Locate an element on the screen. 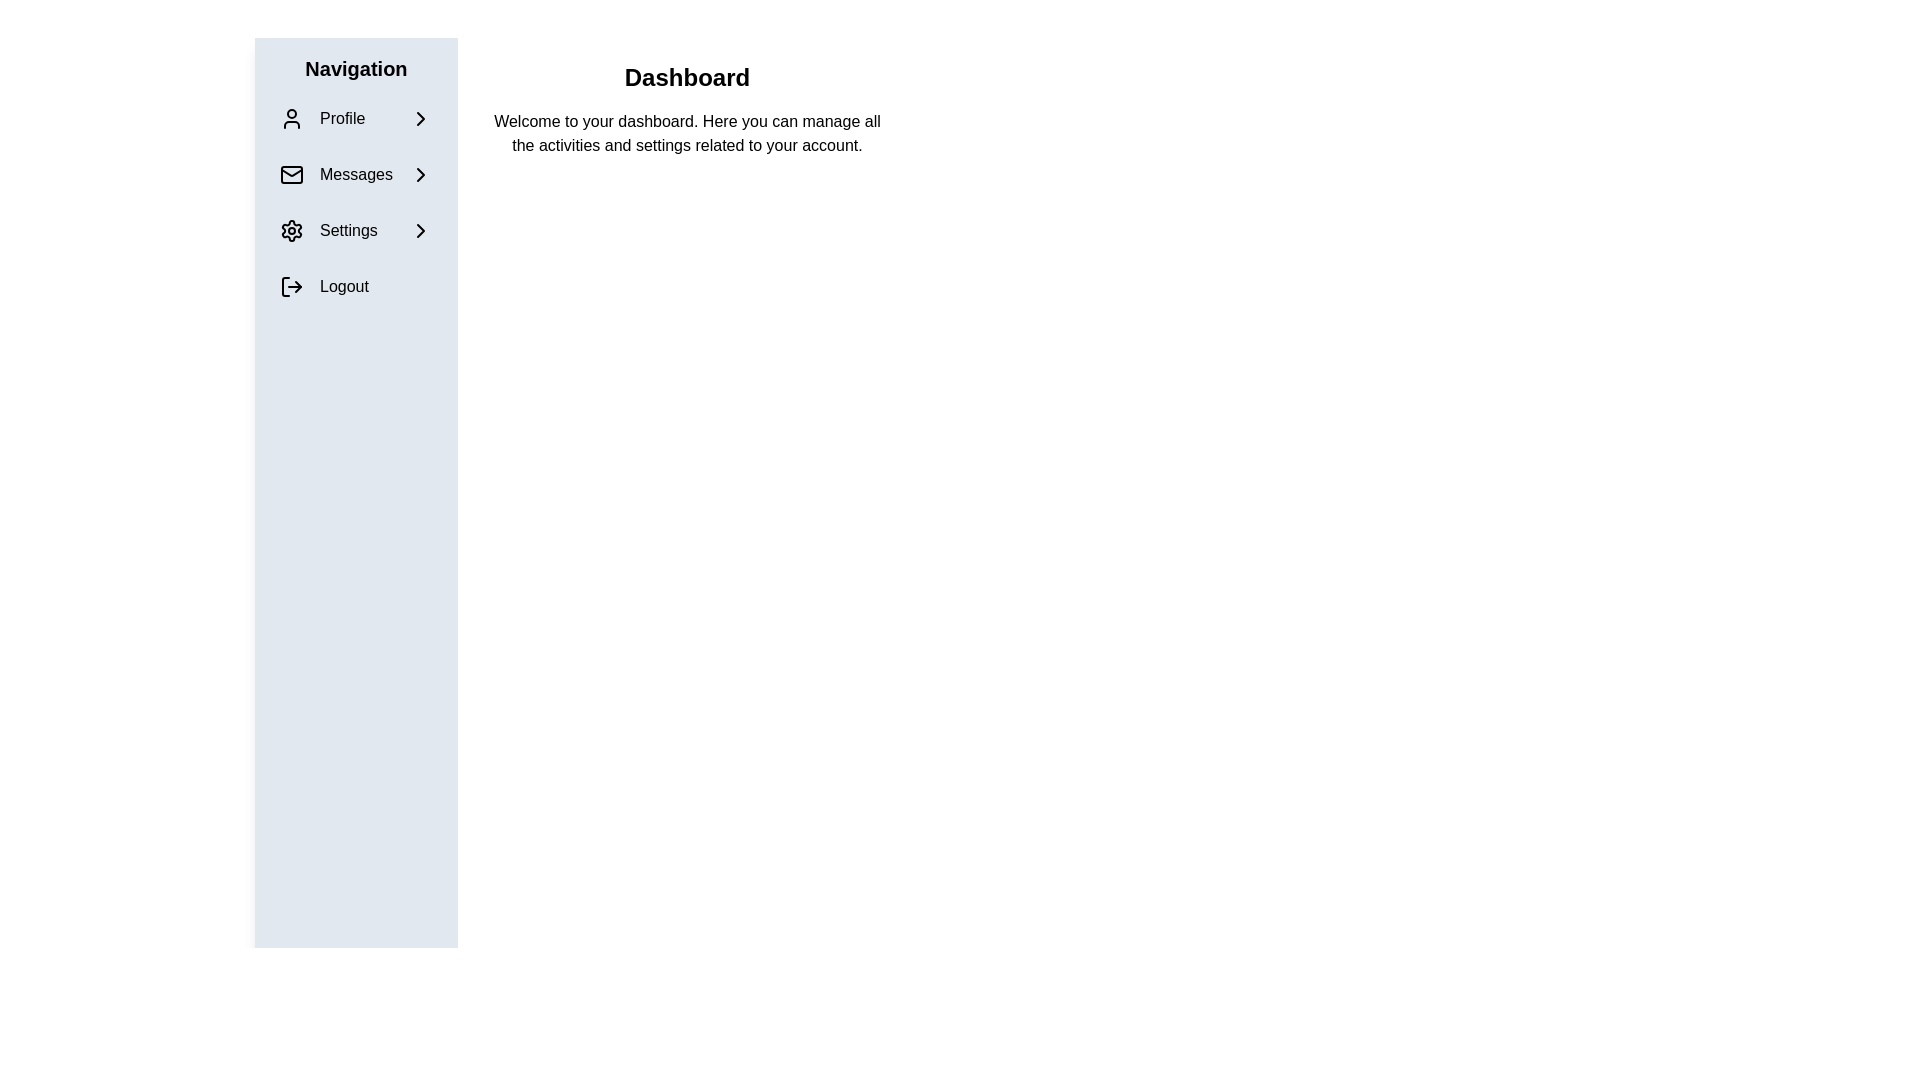 This screenshot has height=1080, width=1920. the mail-shaped icon that serves as a visual indicator for the 'Messages' navigation option located in the second row of the navigation sidebar, to the left of the 'Messages' text is located at coordinates (291, 173).